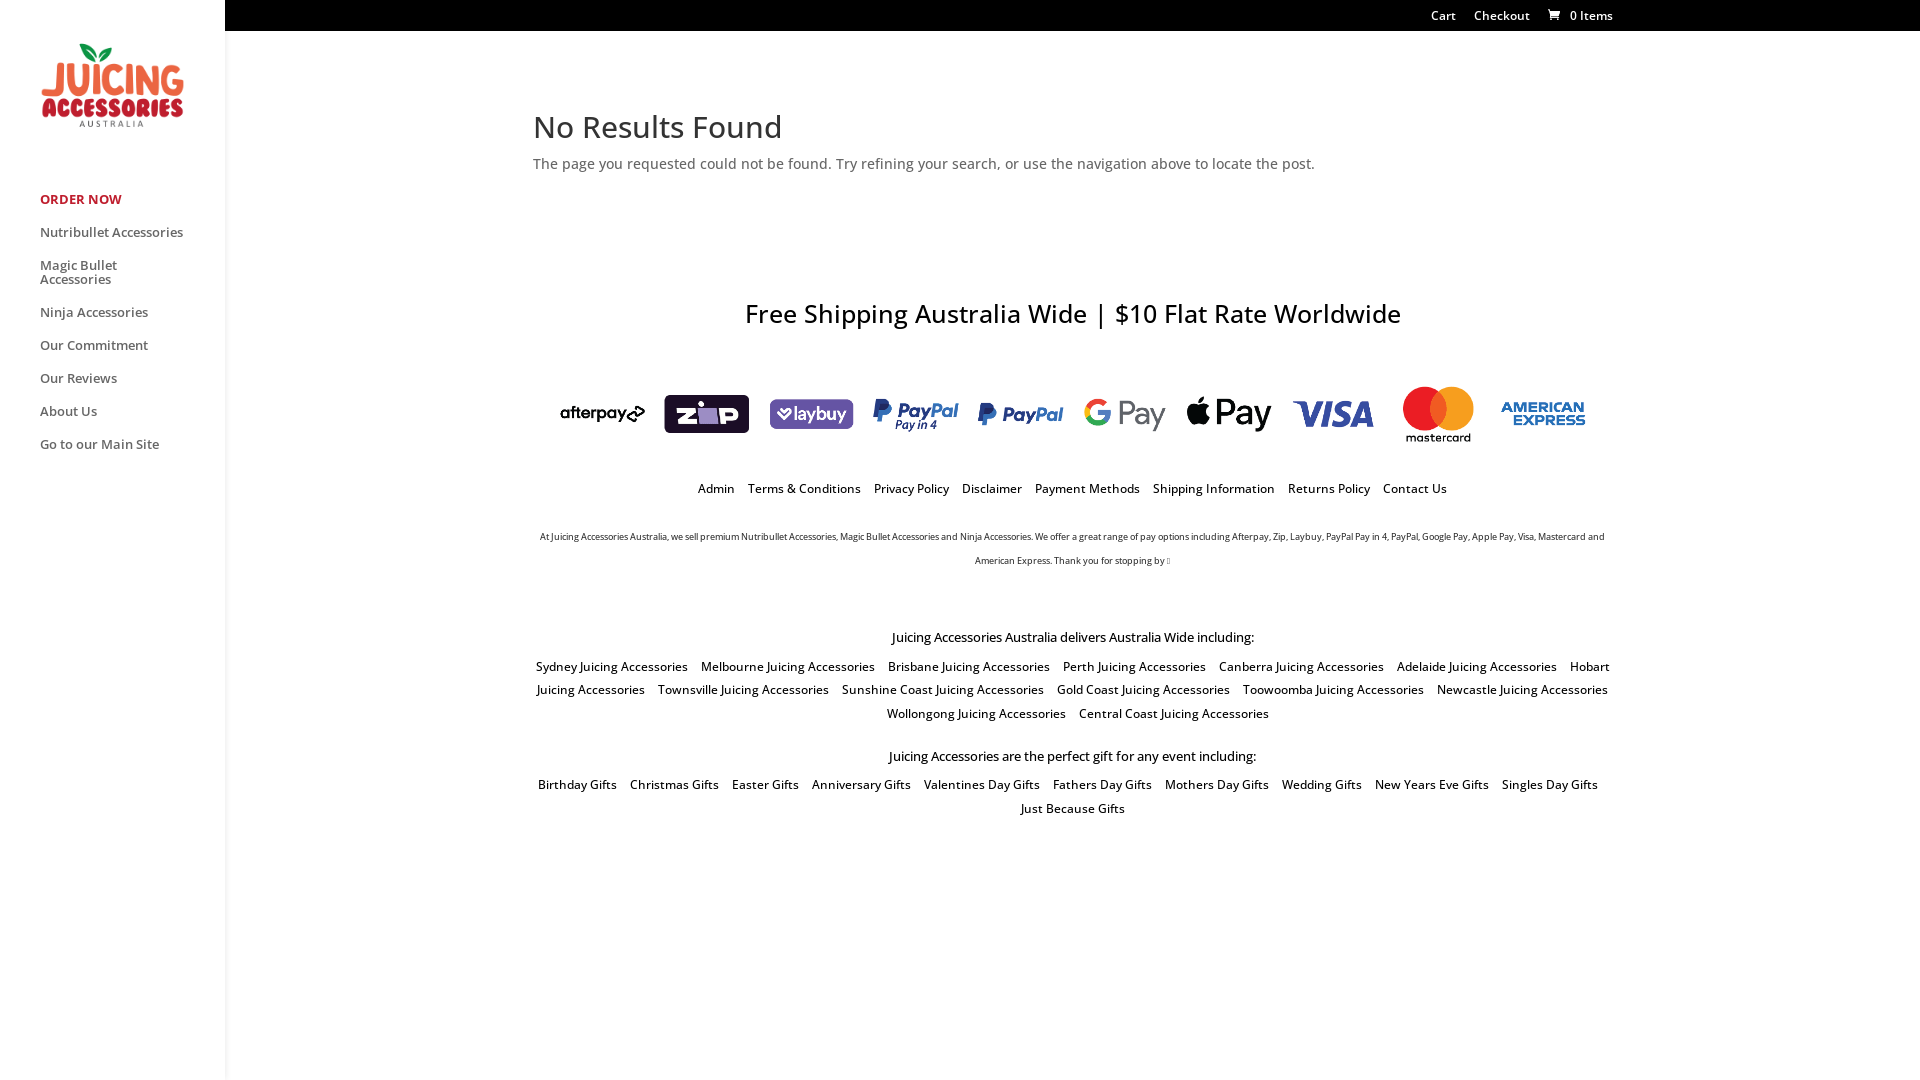 This screenshot has width=1920, height=1080. Describe the element at coordinates (969, 666) in the screenshot. I see `'Brisbane Juicing Accessories'` at that location.